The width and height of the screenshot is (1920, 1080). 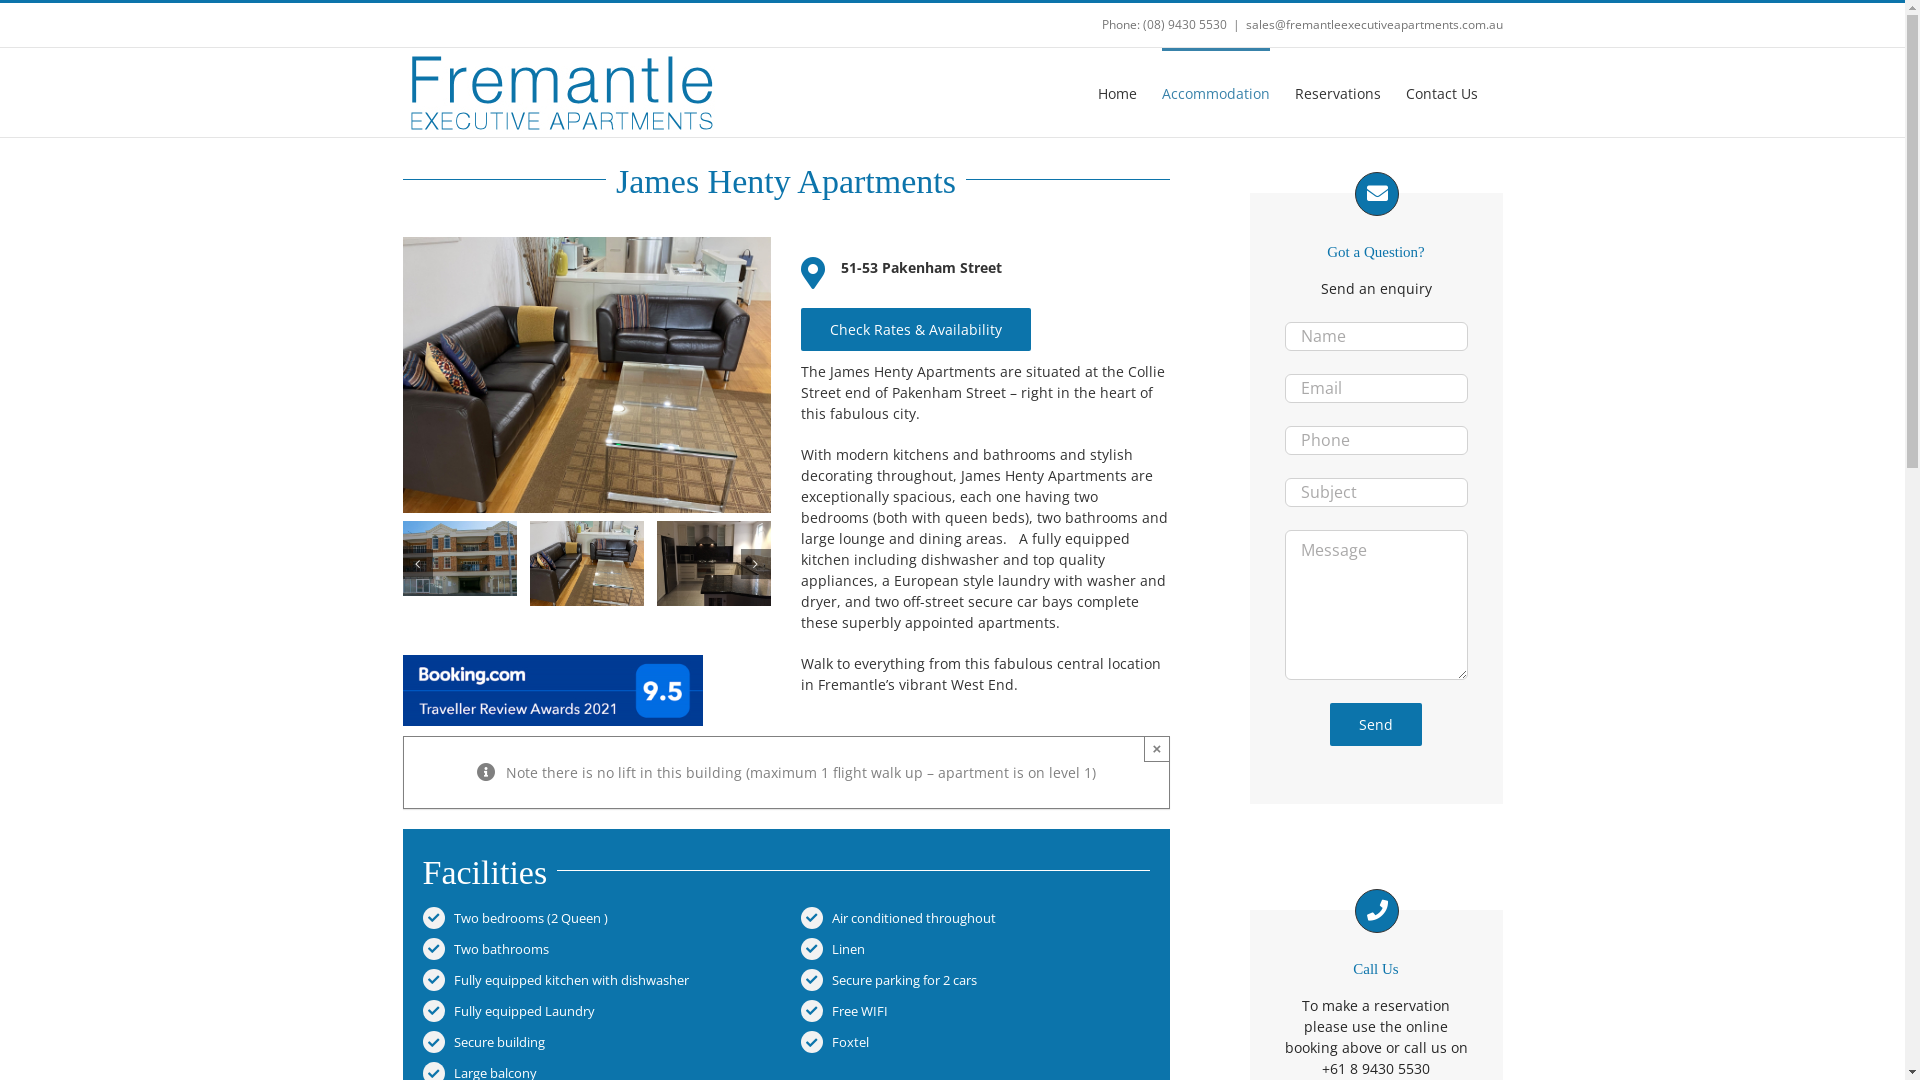 I want to click on 'Send', so click(x=1375, y=724).